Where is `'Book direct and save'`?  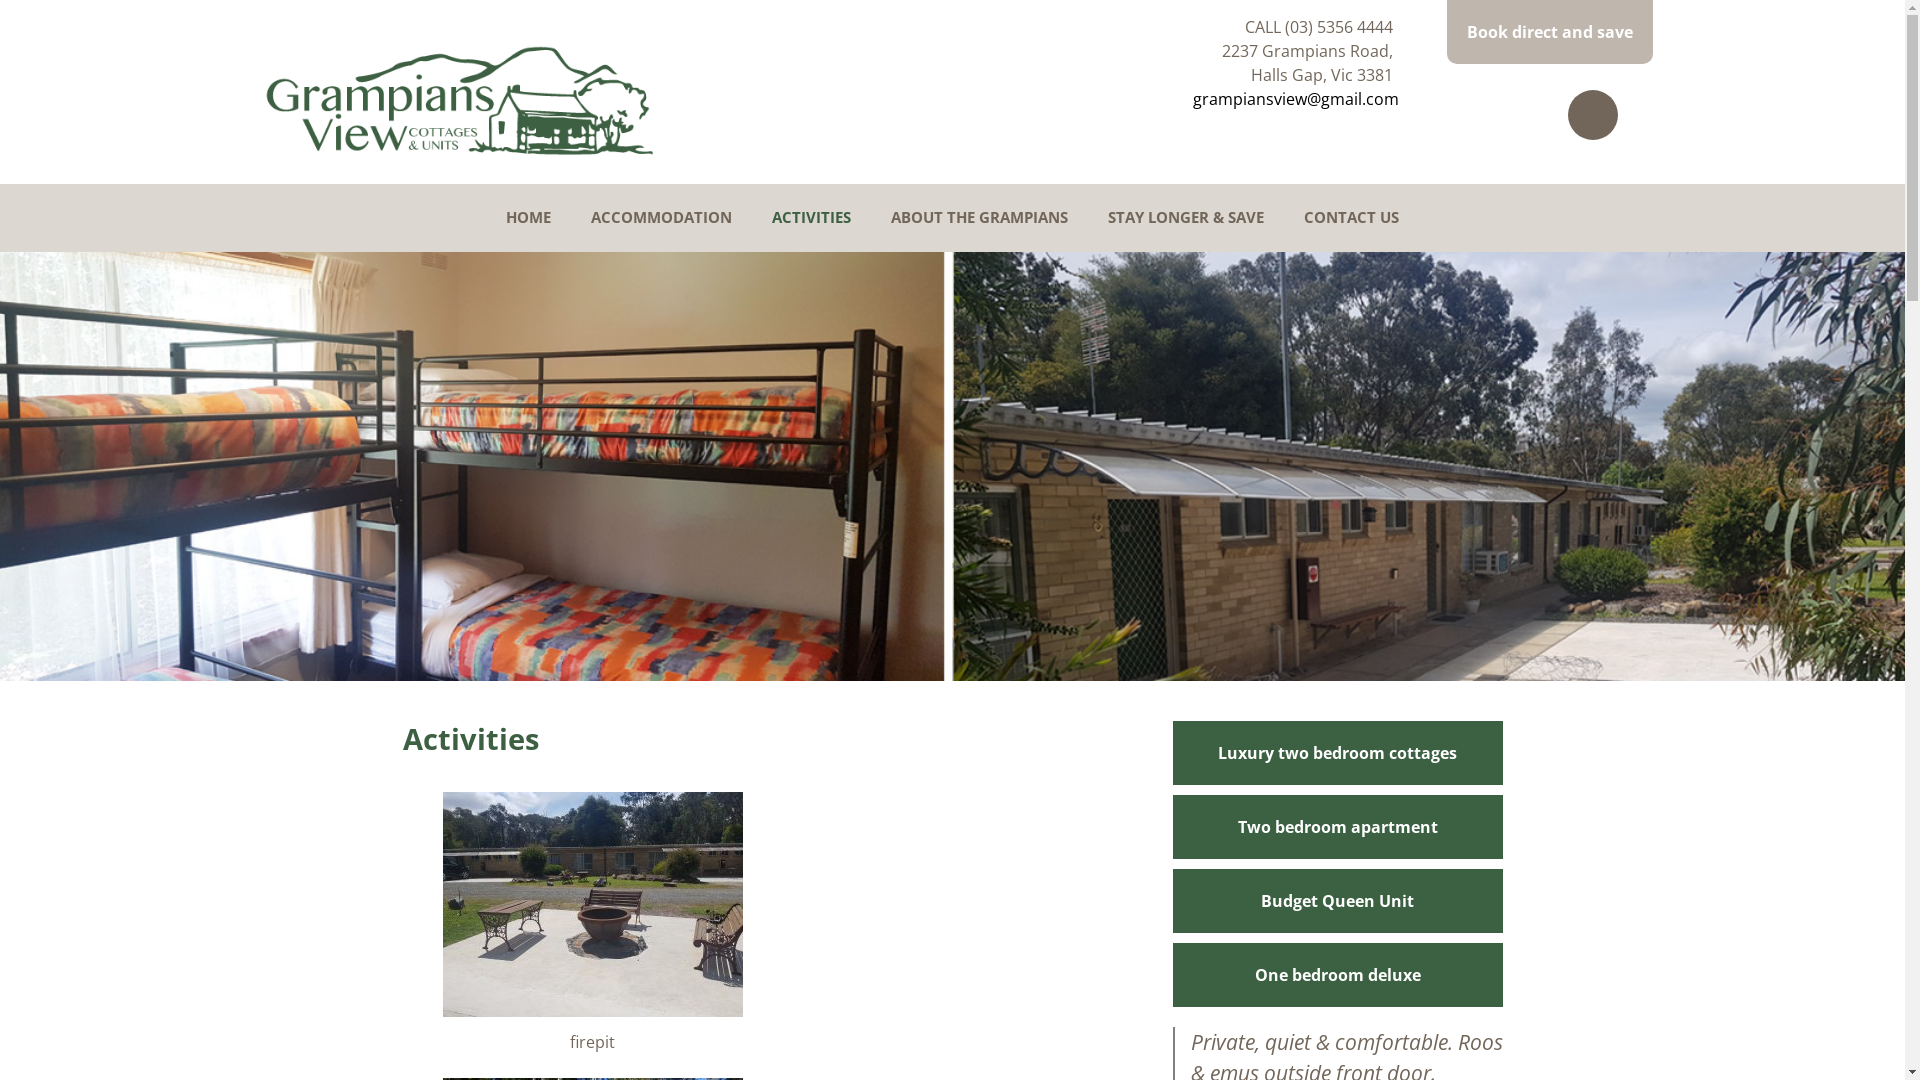 'Book direct and save' is located at coordinates (1548, 31).